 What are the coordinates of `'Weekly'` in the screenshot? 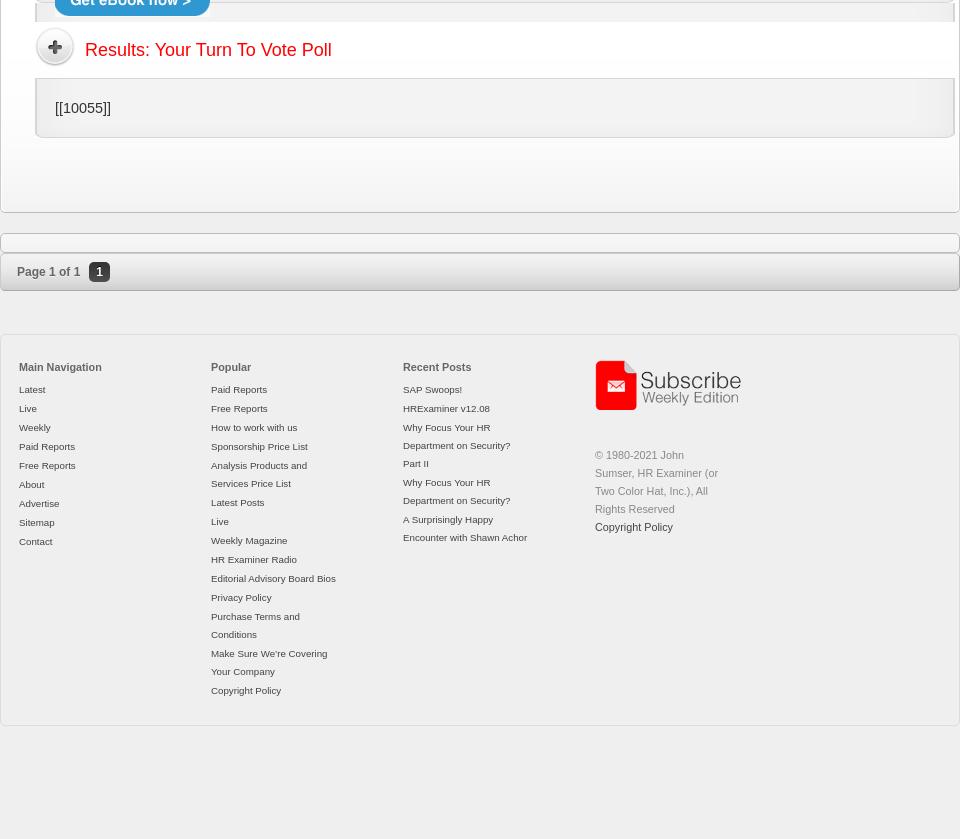 It's located at (18, 426).